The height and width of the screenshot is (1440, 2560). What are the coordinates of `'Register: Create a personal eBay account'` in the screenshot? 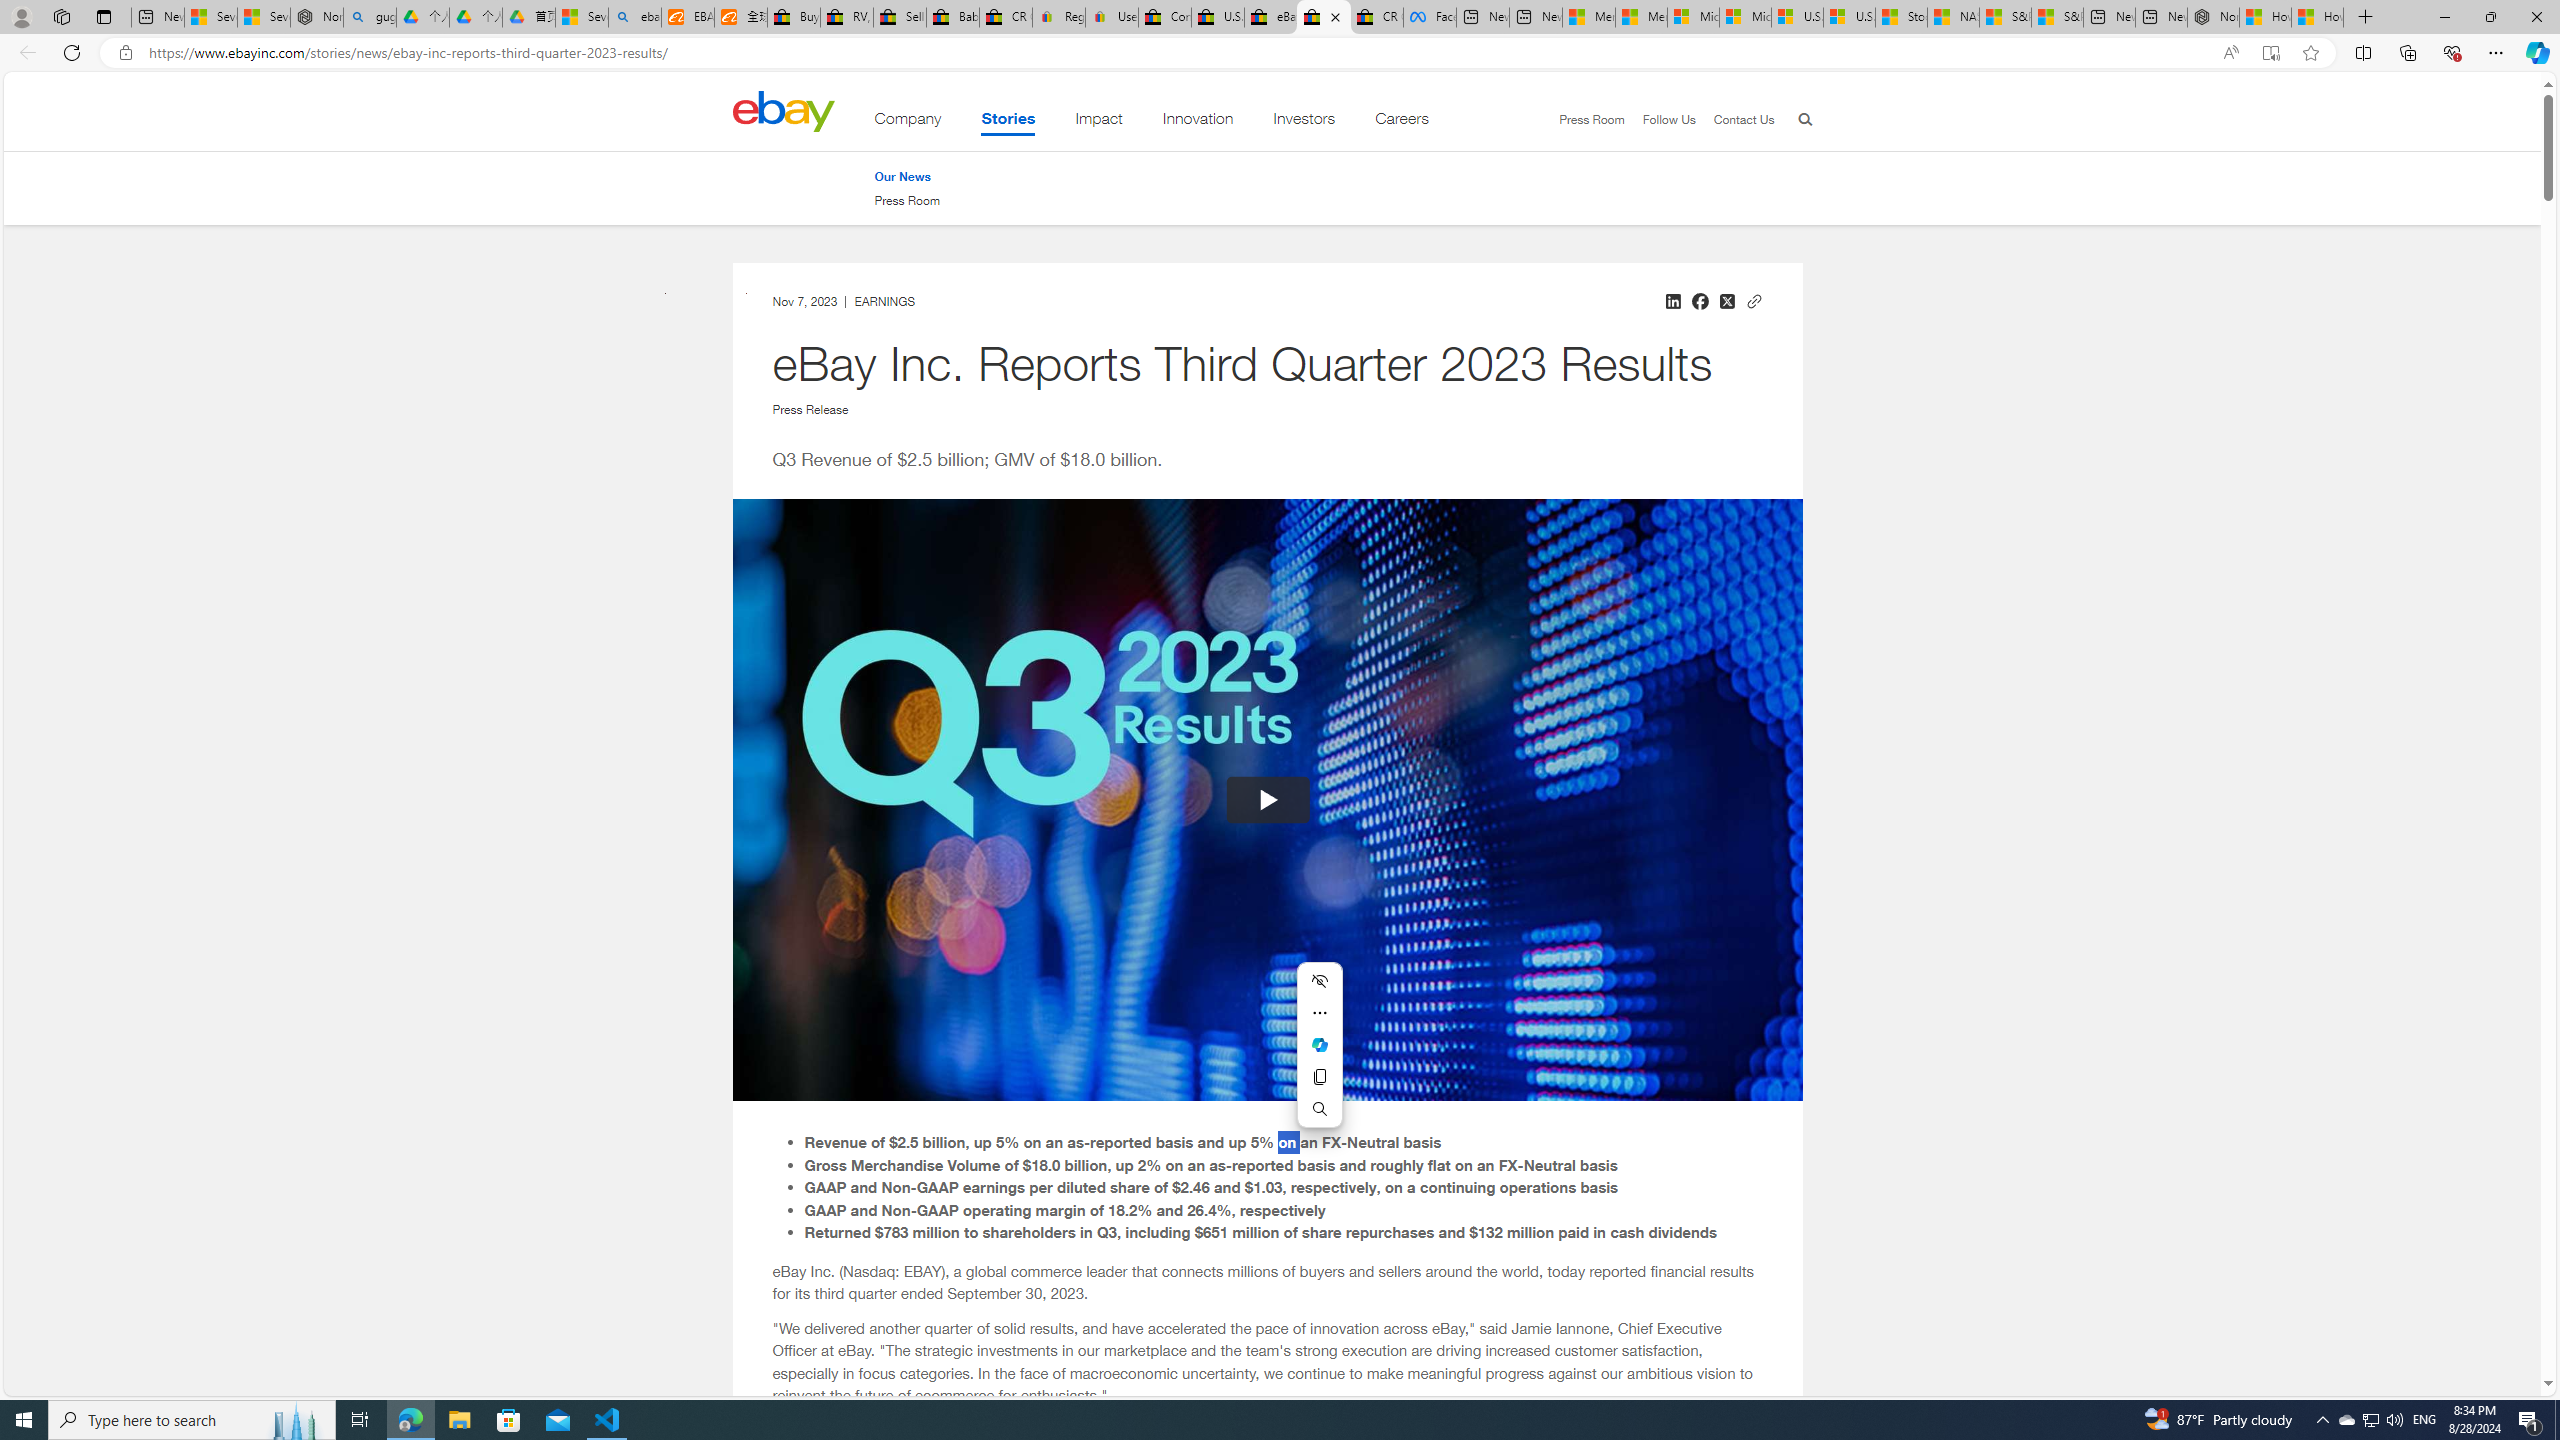 It's located at (1057, 16).